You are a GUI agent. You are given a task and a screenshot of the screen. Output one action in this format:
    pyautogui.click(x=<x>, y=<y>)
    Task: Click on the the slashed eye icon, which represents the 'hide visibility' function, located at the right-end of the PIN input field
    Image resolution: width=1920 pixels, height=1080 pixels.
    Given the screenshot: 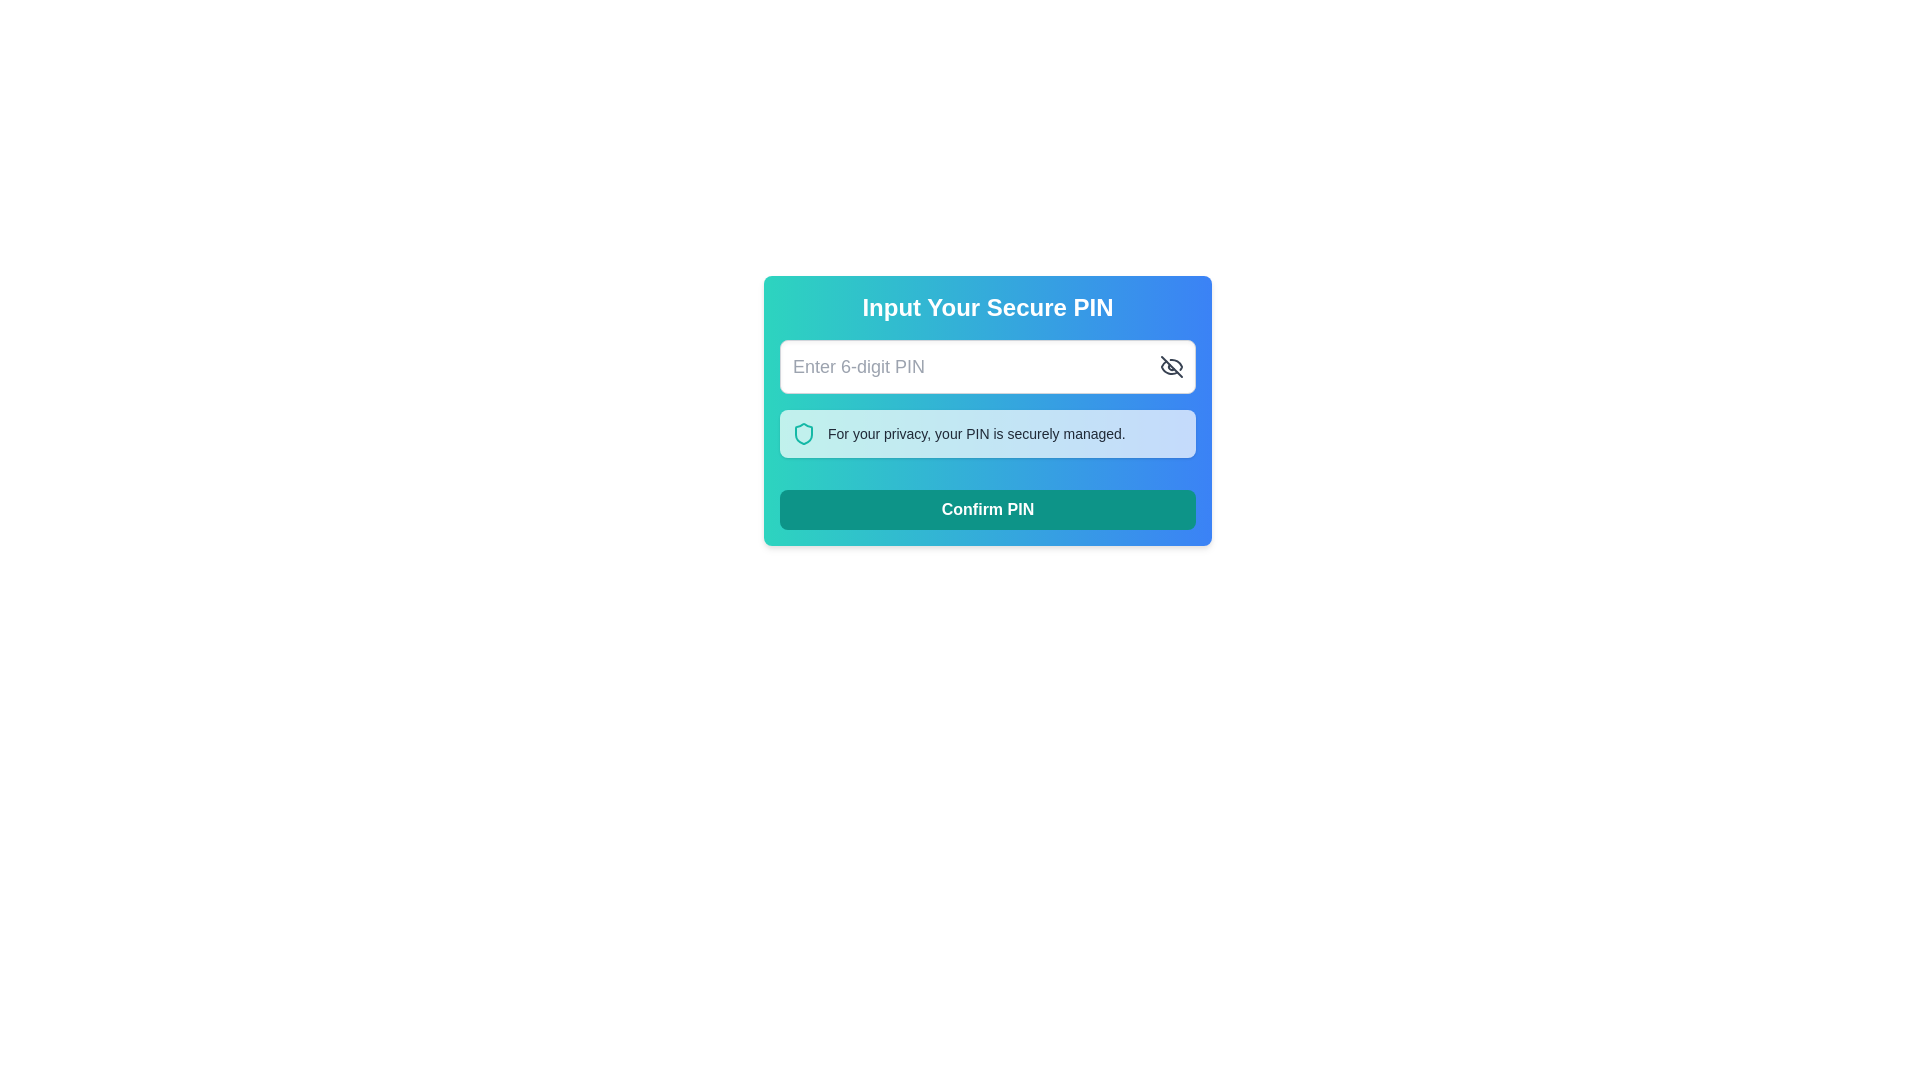 What is the action you would take?
    pyautogui.click(x=1171, y=366)
    